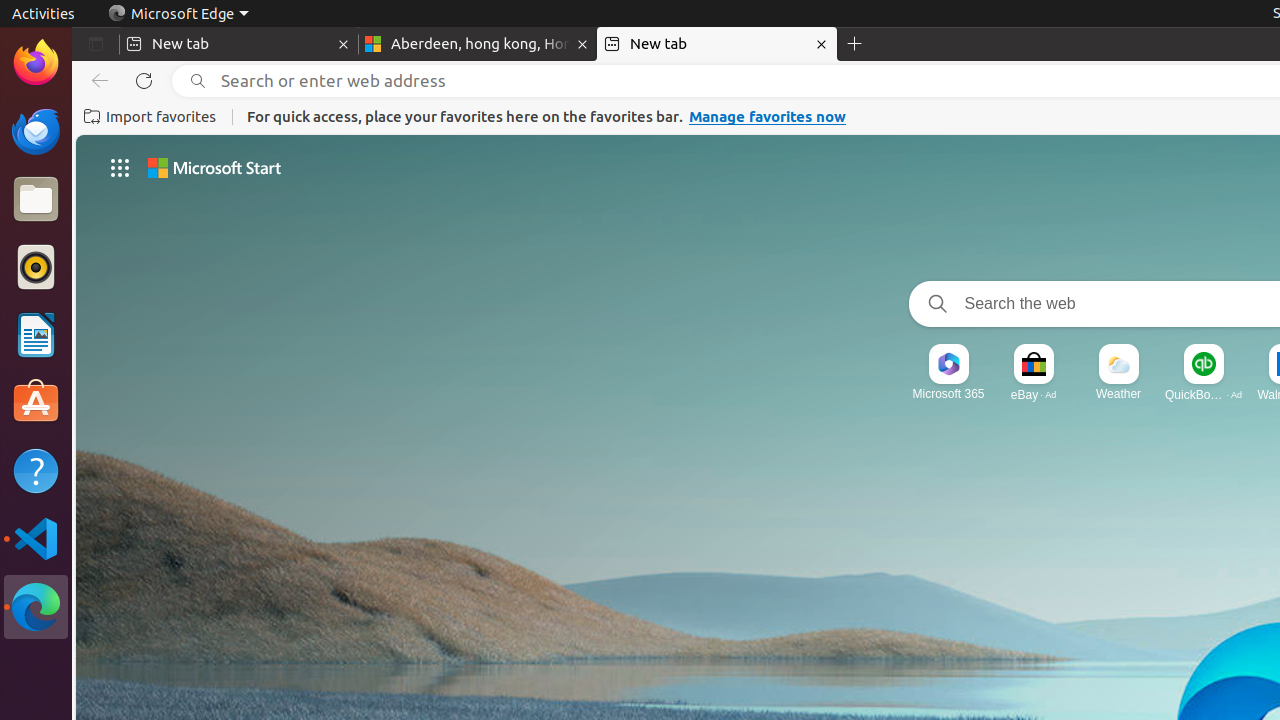 The width and height of the screenshot is (1280, 720). What do you see at coordinates (766, 117) in the screenshot?
I see `'Manage favorites now'` at bounding box center [766, 117].